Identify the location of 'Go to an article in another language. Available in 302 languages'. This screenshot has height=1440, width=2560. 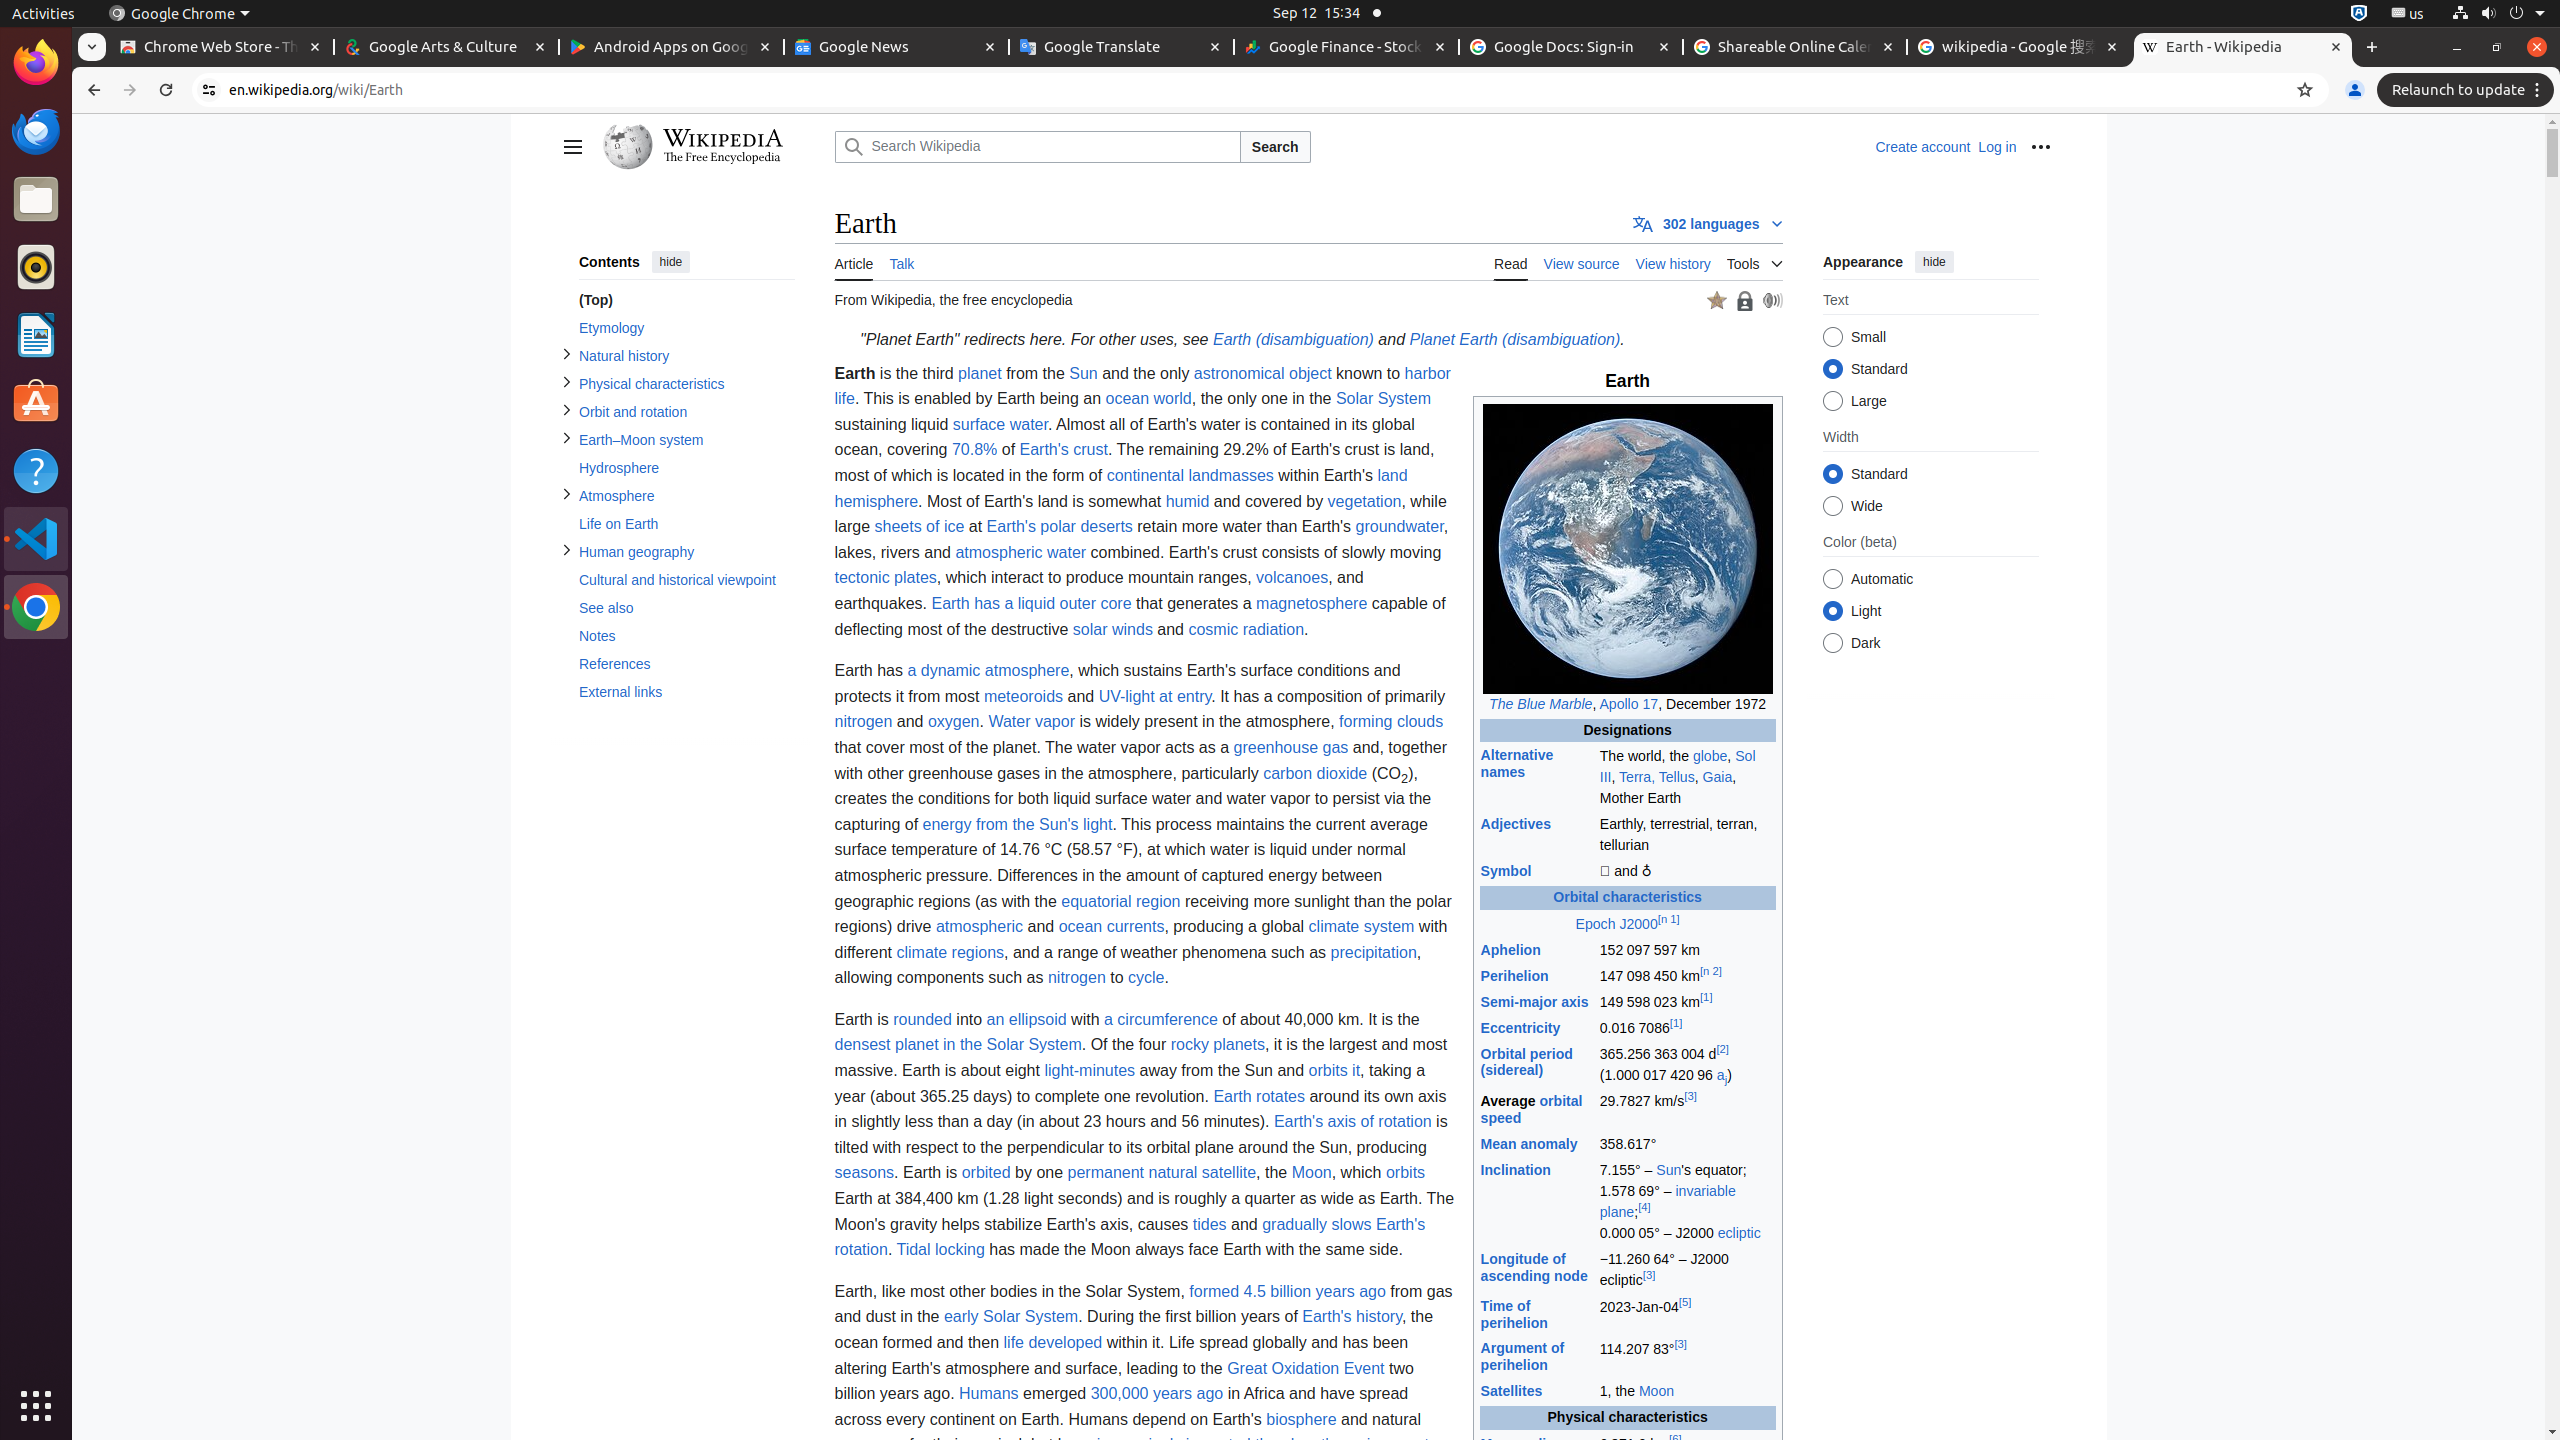
(1708, 222).